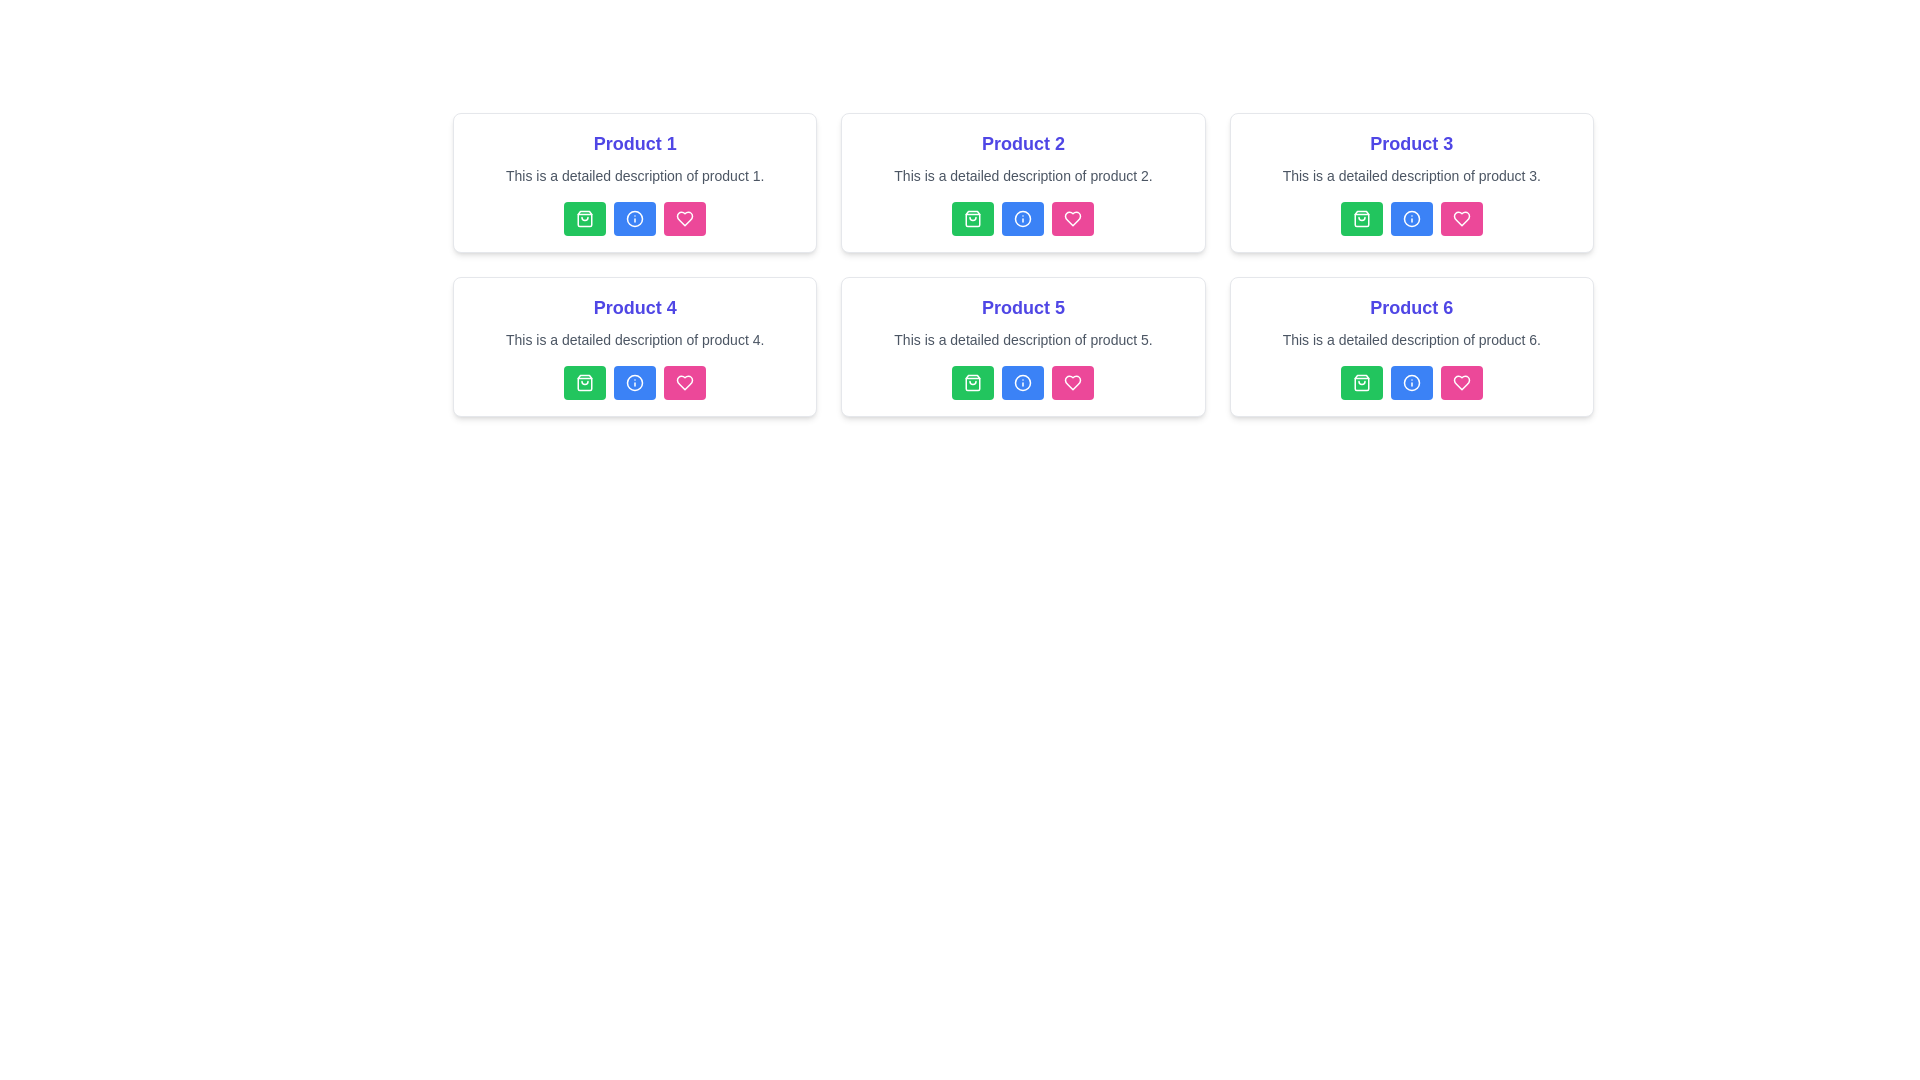 The width and height of the screenshot is (1920, 1080). What do you see at coordinates (1023, 219) in the screenshot?
I see `the informational button icon located in the second position from the left in the row of buttons under the 'Product 2' section to prompt an action or display information` at bounding box center [1023, 219].